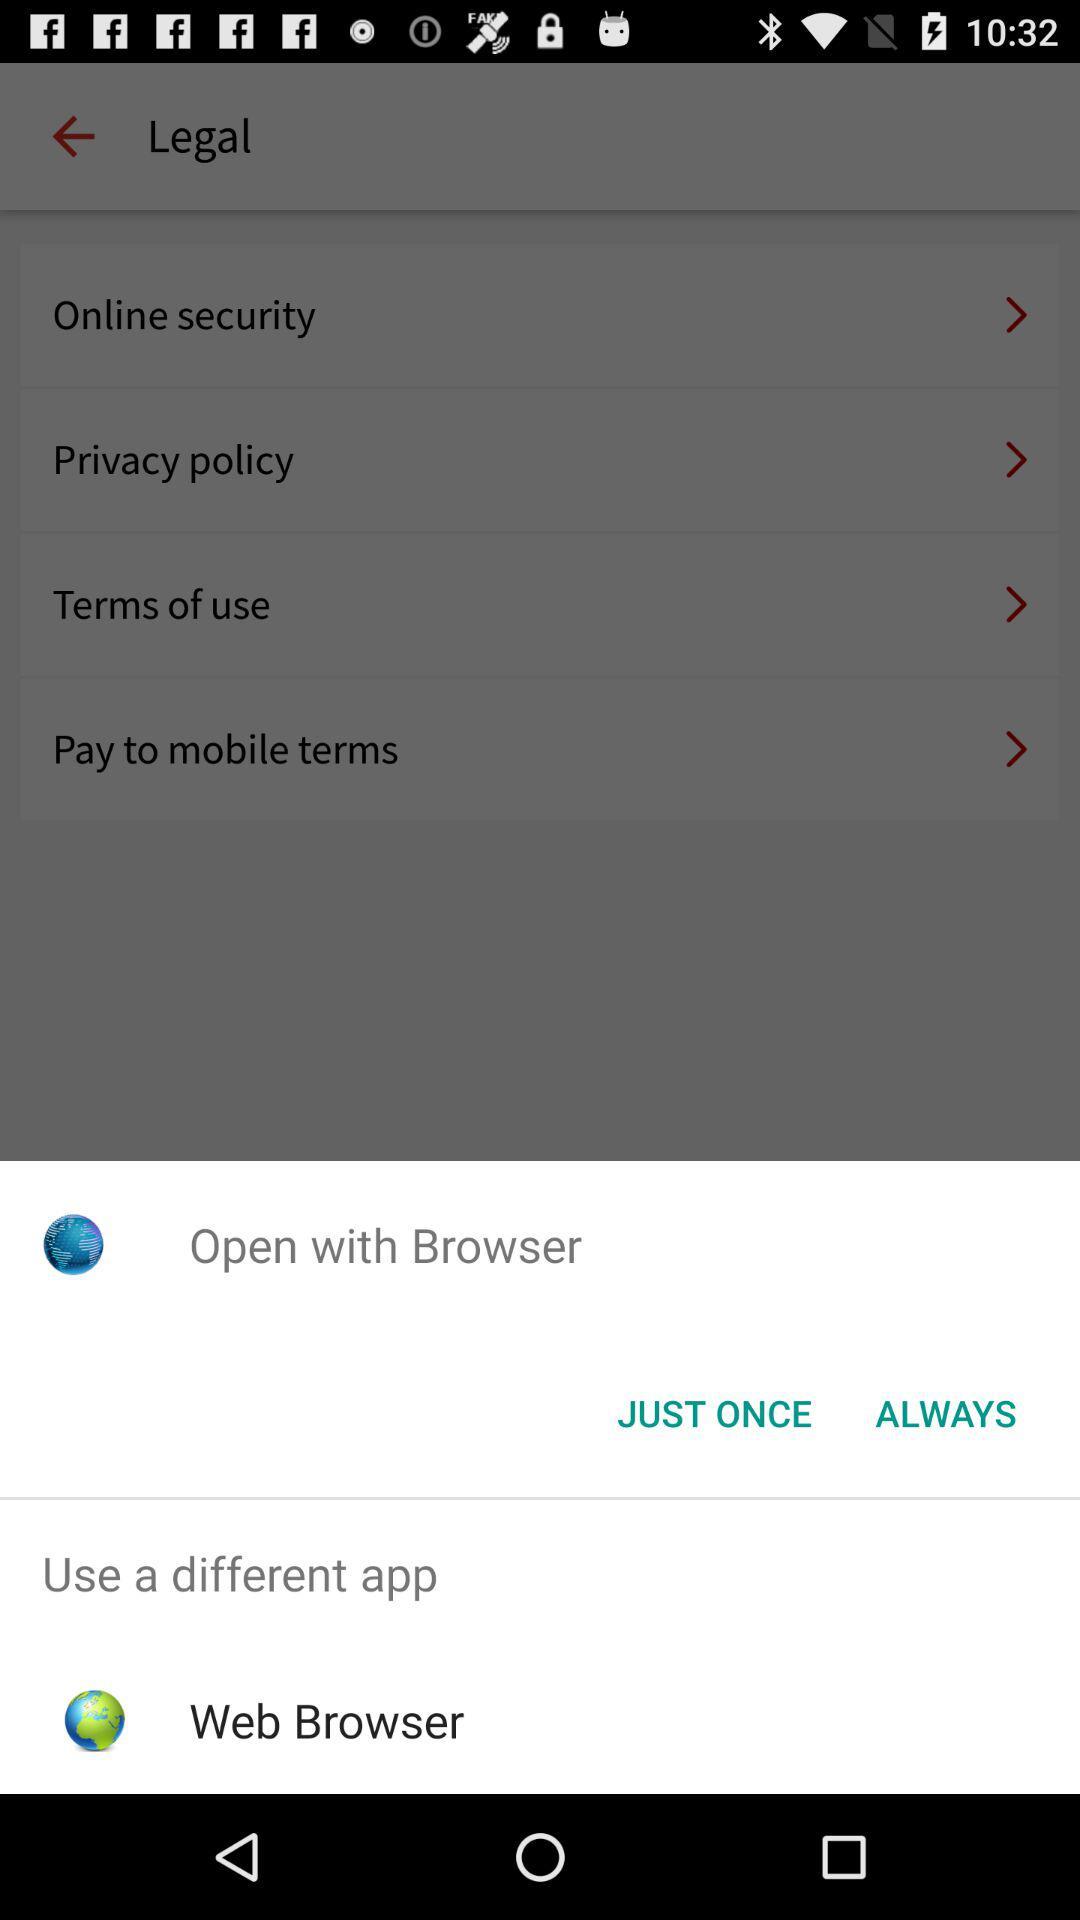 Image resolution: width=1080 pixels, height=1920 pixels. I want to click on item next to always icon, so click(713, 1411).